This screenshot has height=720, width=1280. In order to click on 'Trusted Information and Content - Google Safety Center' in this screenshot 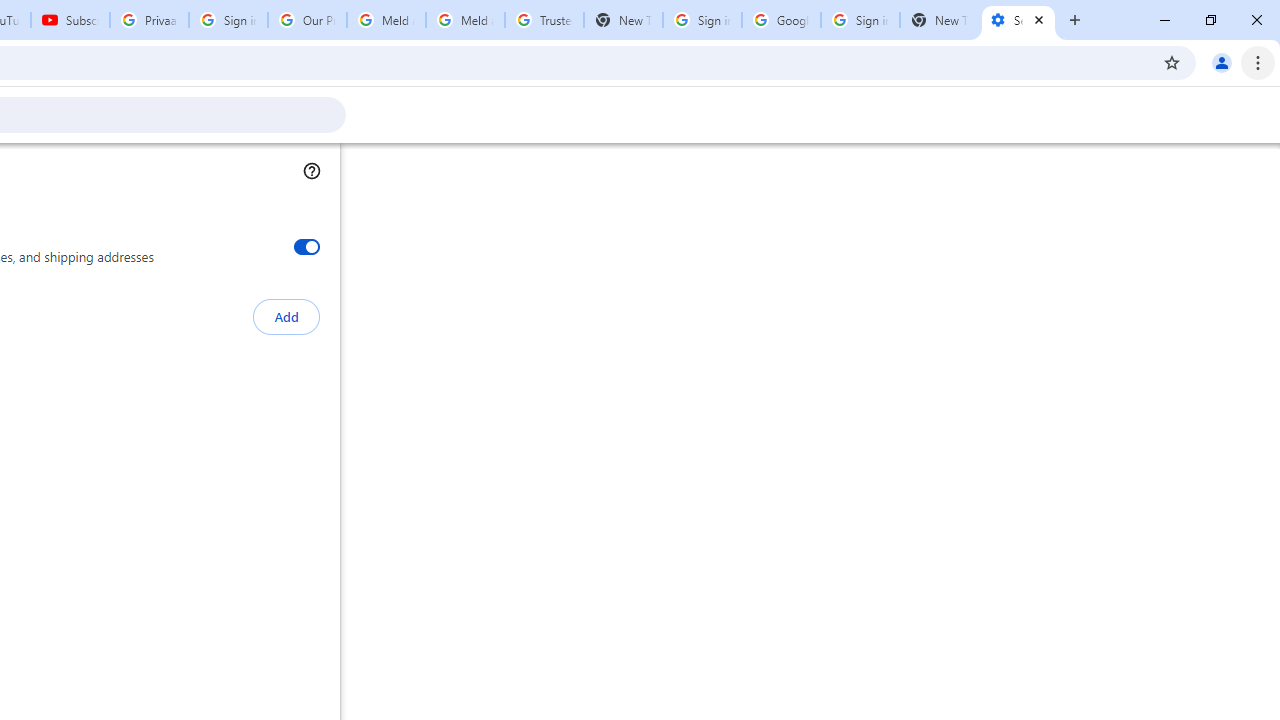, I will do `click(544, 20)`.